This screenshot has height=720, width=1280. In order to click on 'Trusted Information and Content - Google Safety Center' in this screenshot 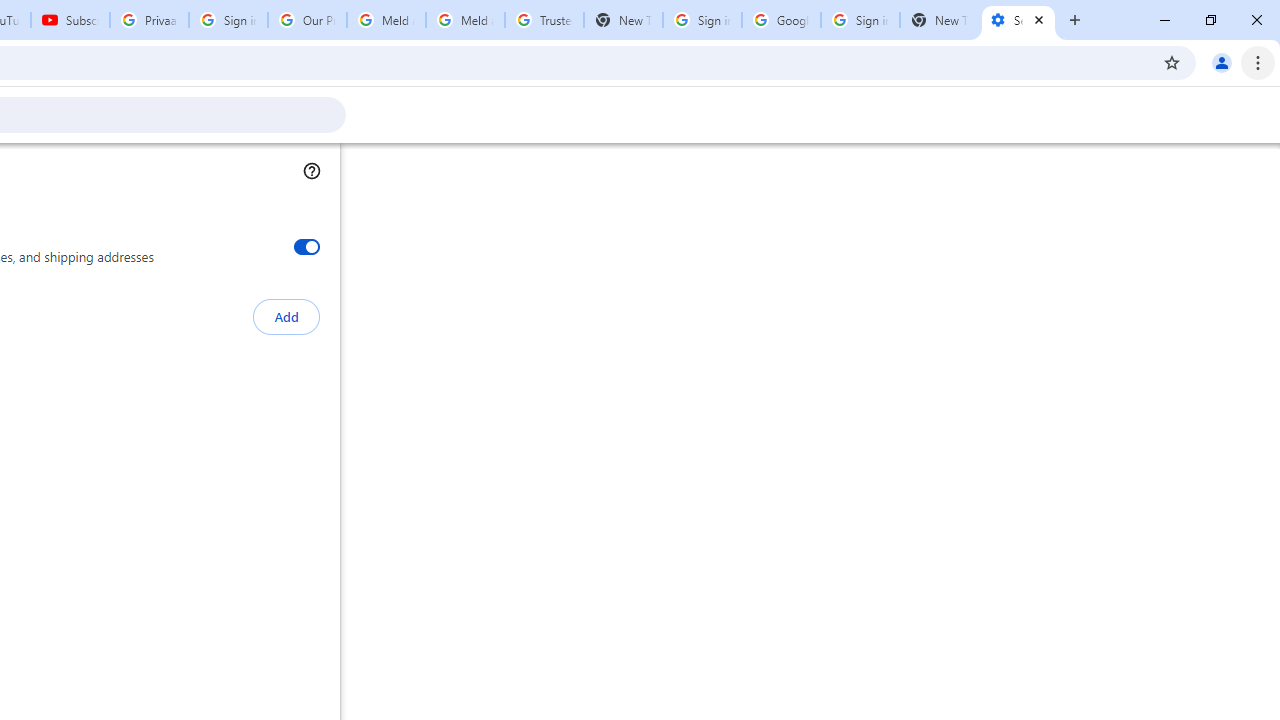, I will do `click(544, 20)`.